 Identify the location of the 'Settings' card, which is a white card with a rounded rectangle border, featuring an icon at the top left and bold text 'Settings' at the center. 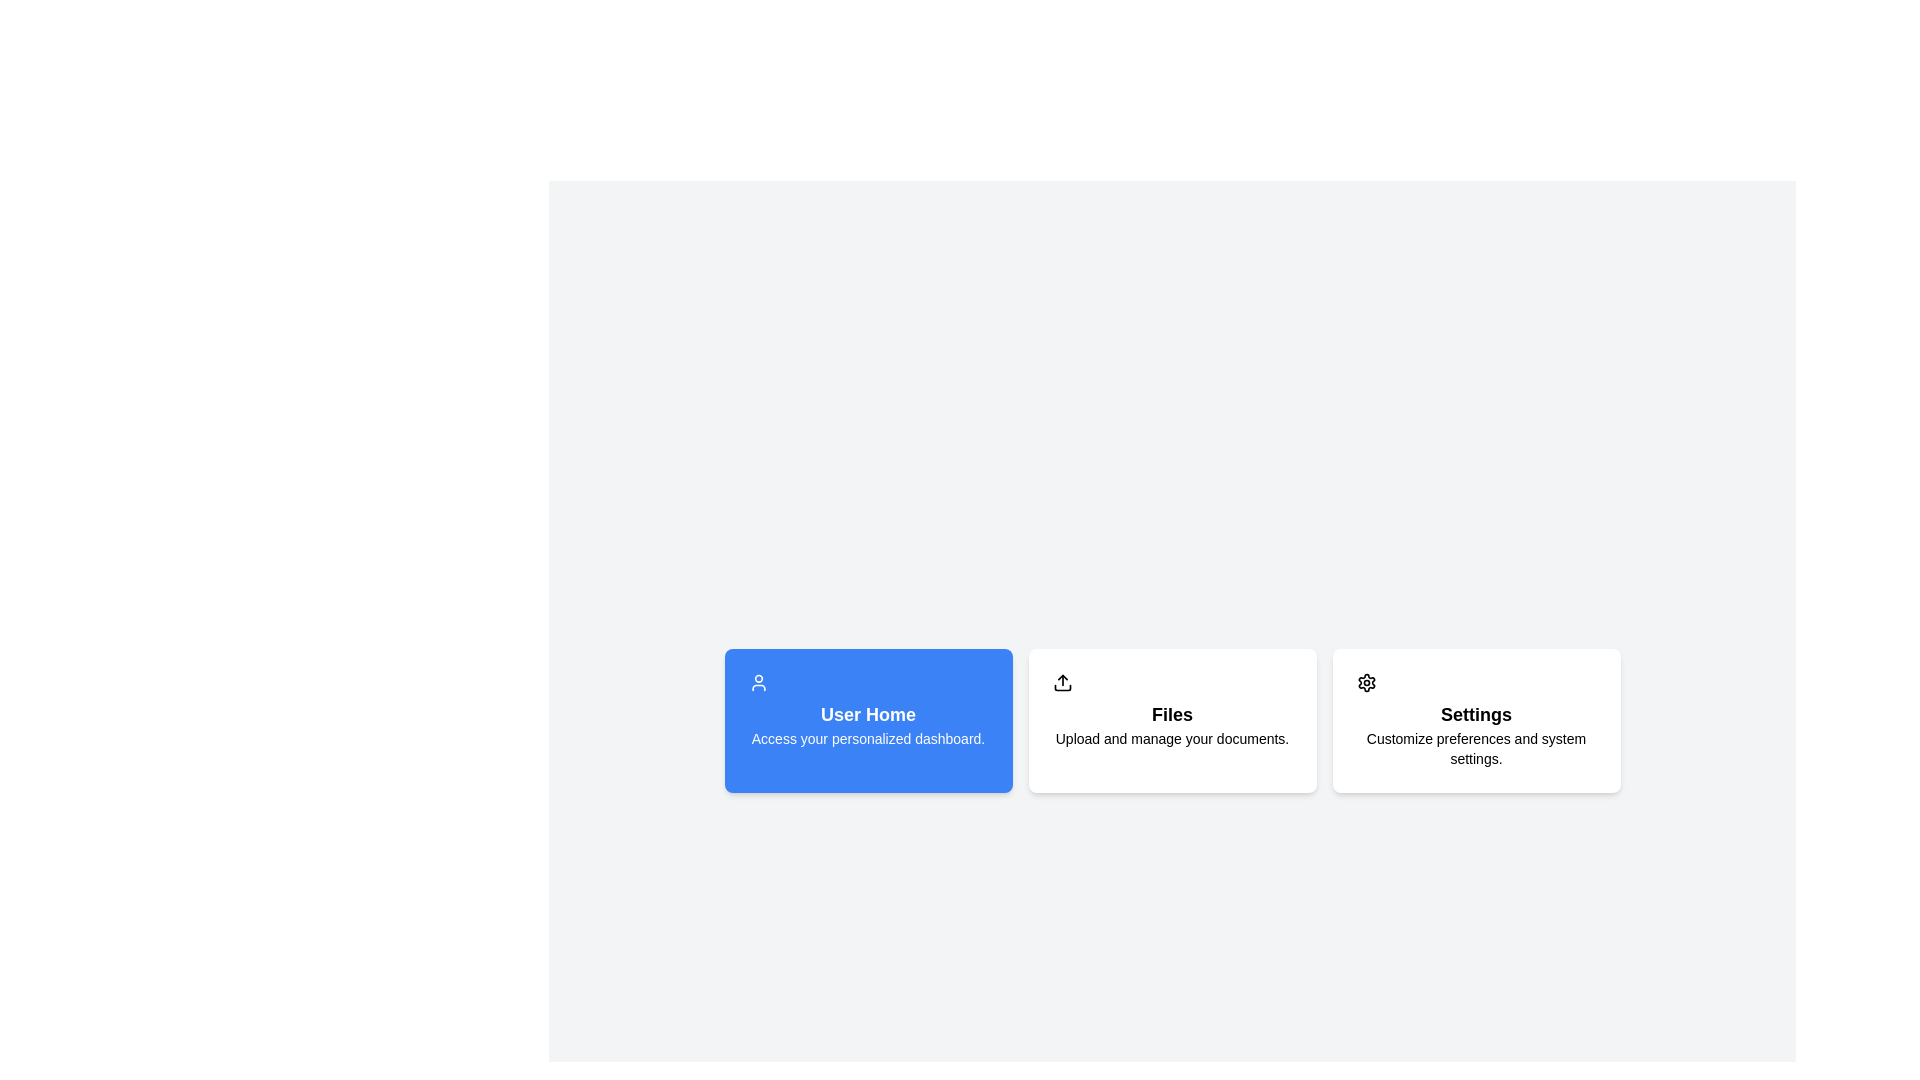
(1476, 721).